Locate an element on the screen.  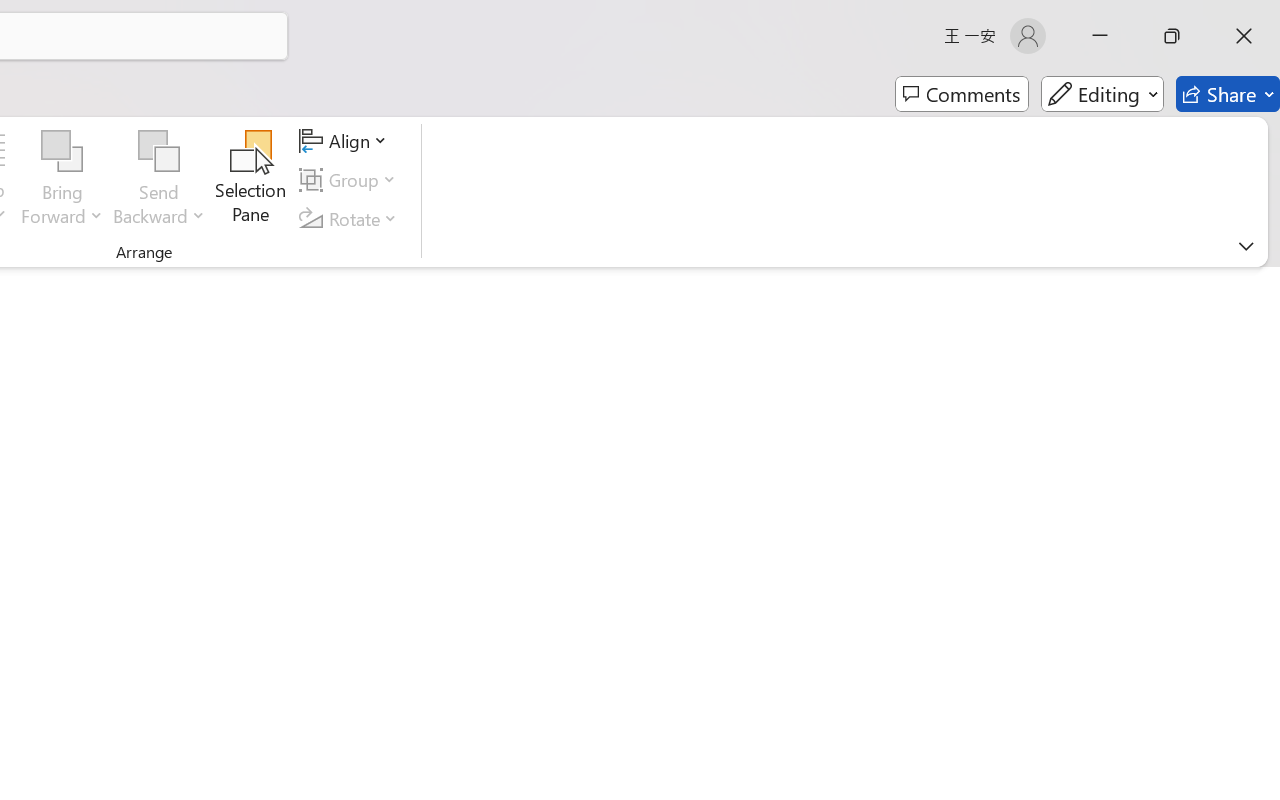
'Send Backward' is located at coordinates (158, 179).